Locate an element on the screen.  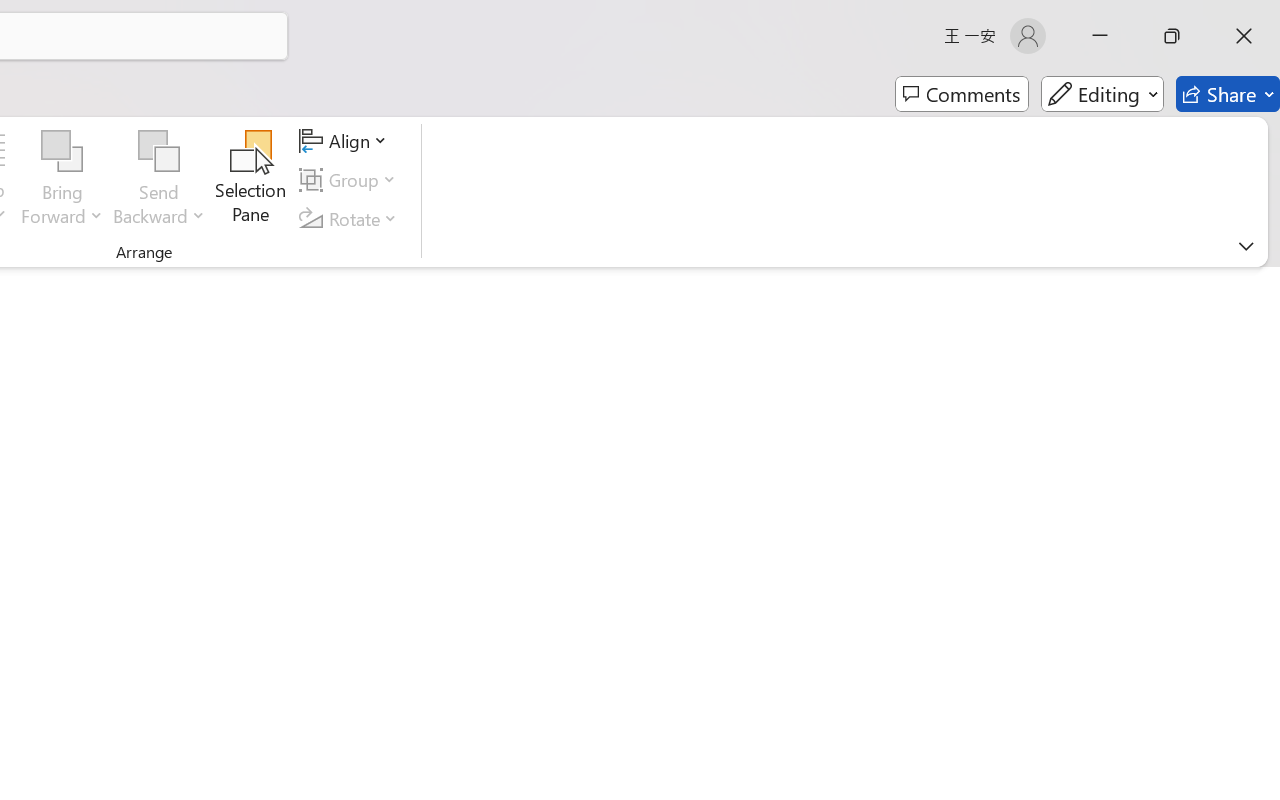
'Send Backward' is located at coordinates (158, 179).